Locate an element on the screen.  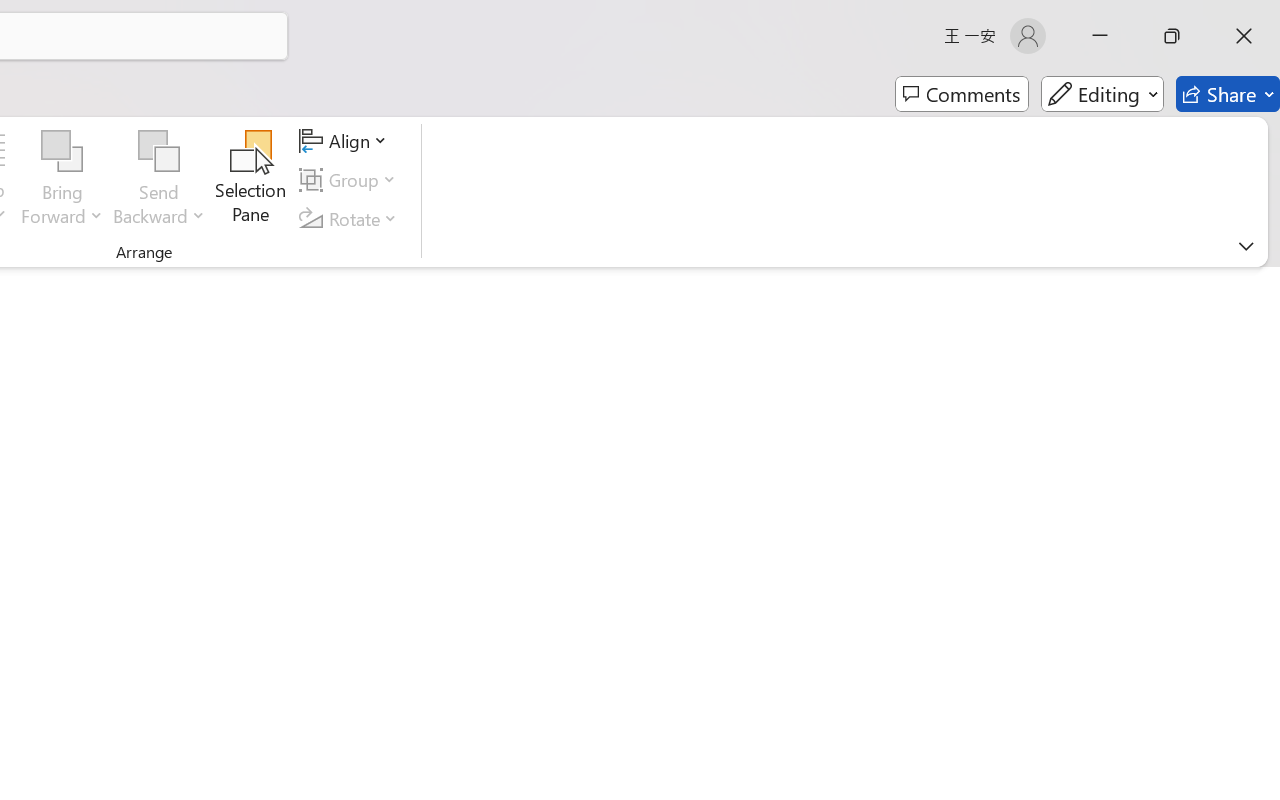
'Send Backward' is located at coordinates (158, 179).